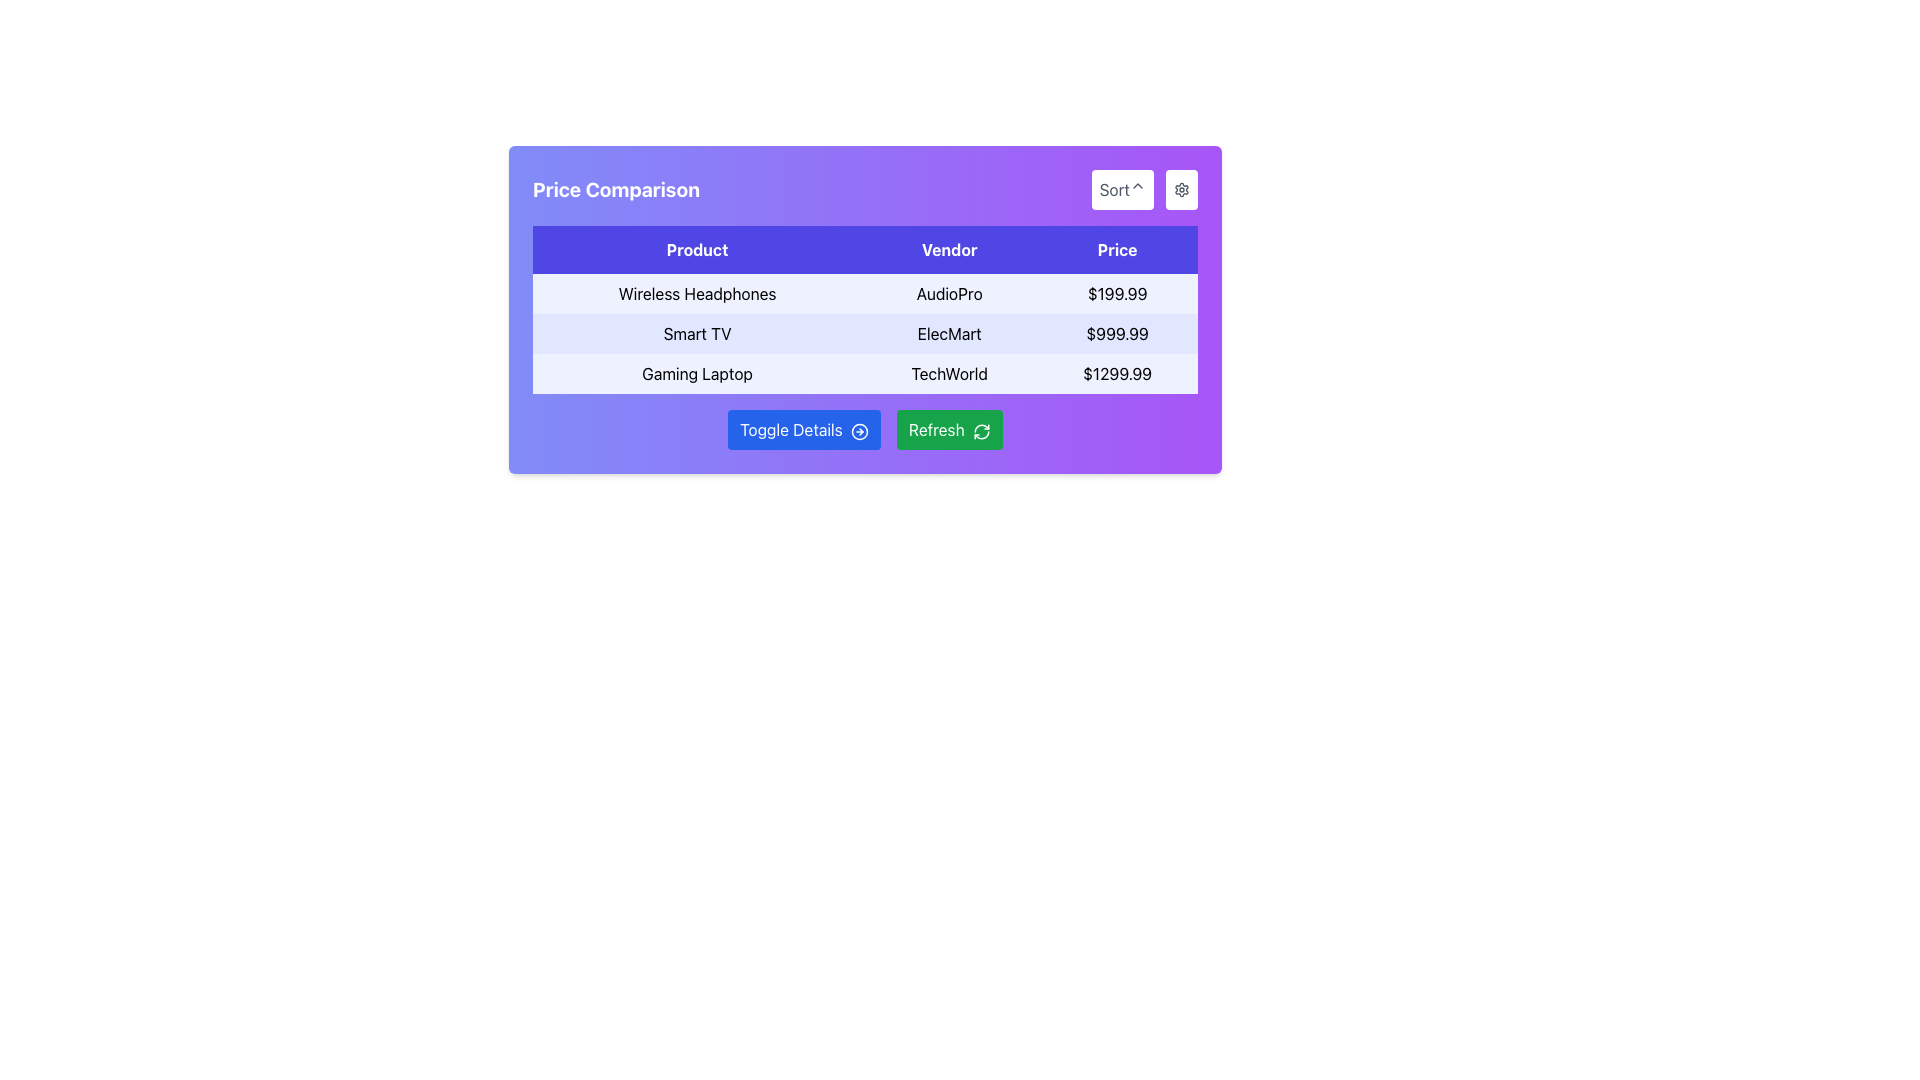 The height and width of the screenshot is (1080, 1920). Describe the element at coordinates (1181, 189) in the screenshot. I see `the settings icon located within the 'Settings' button at the top right corner of the interface` at that location.